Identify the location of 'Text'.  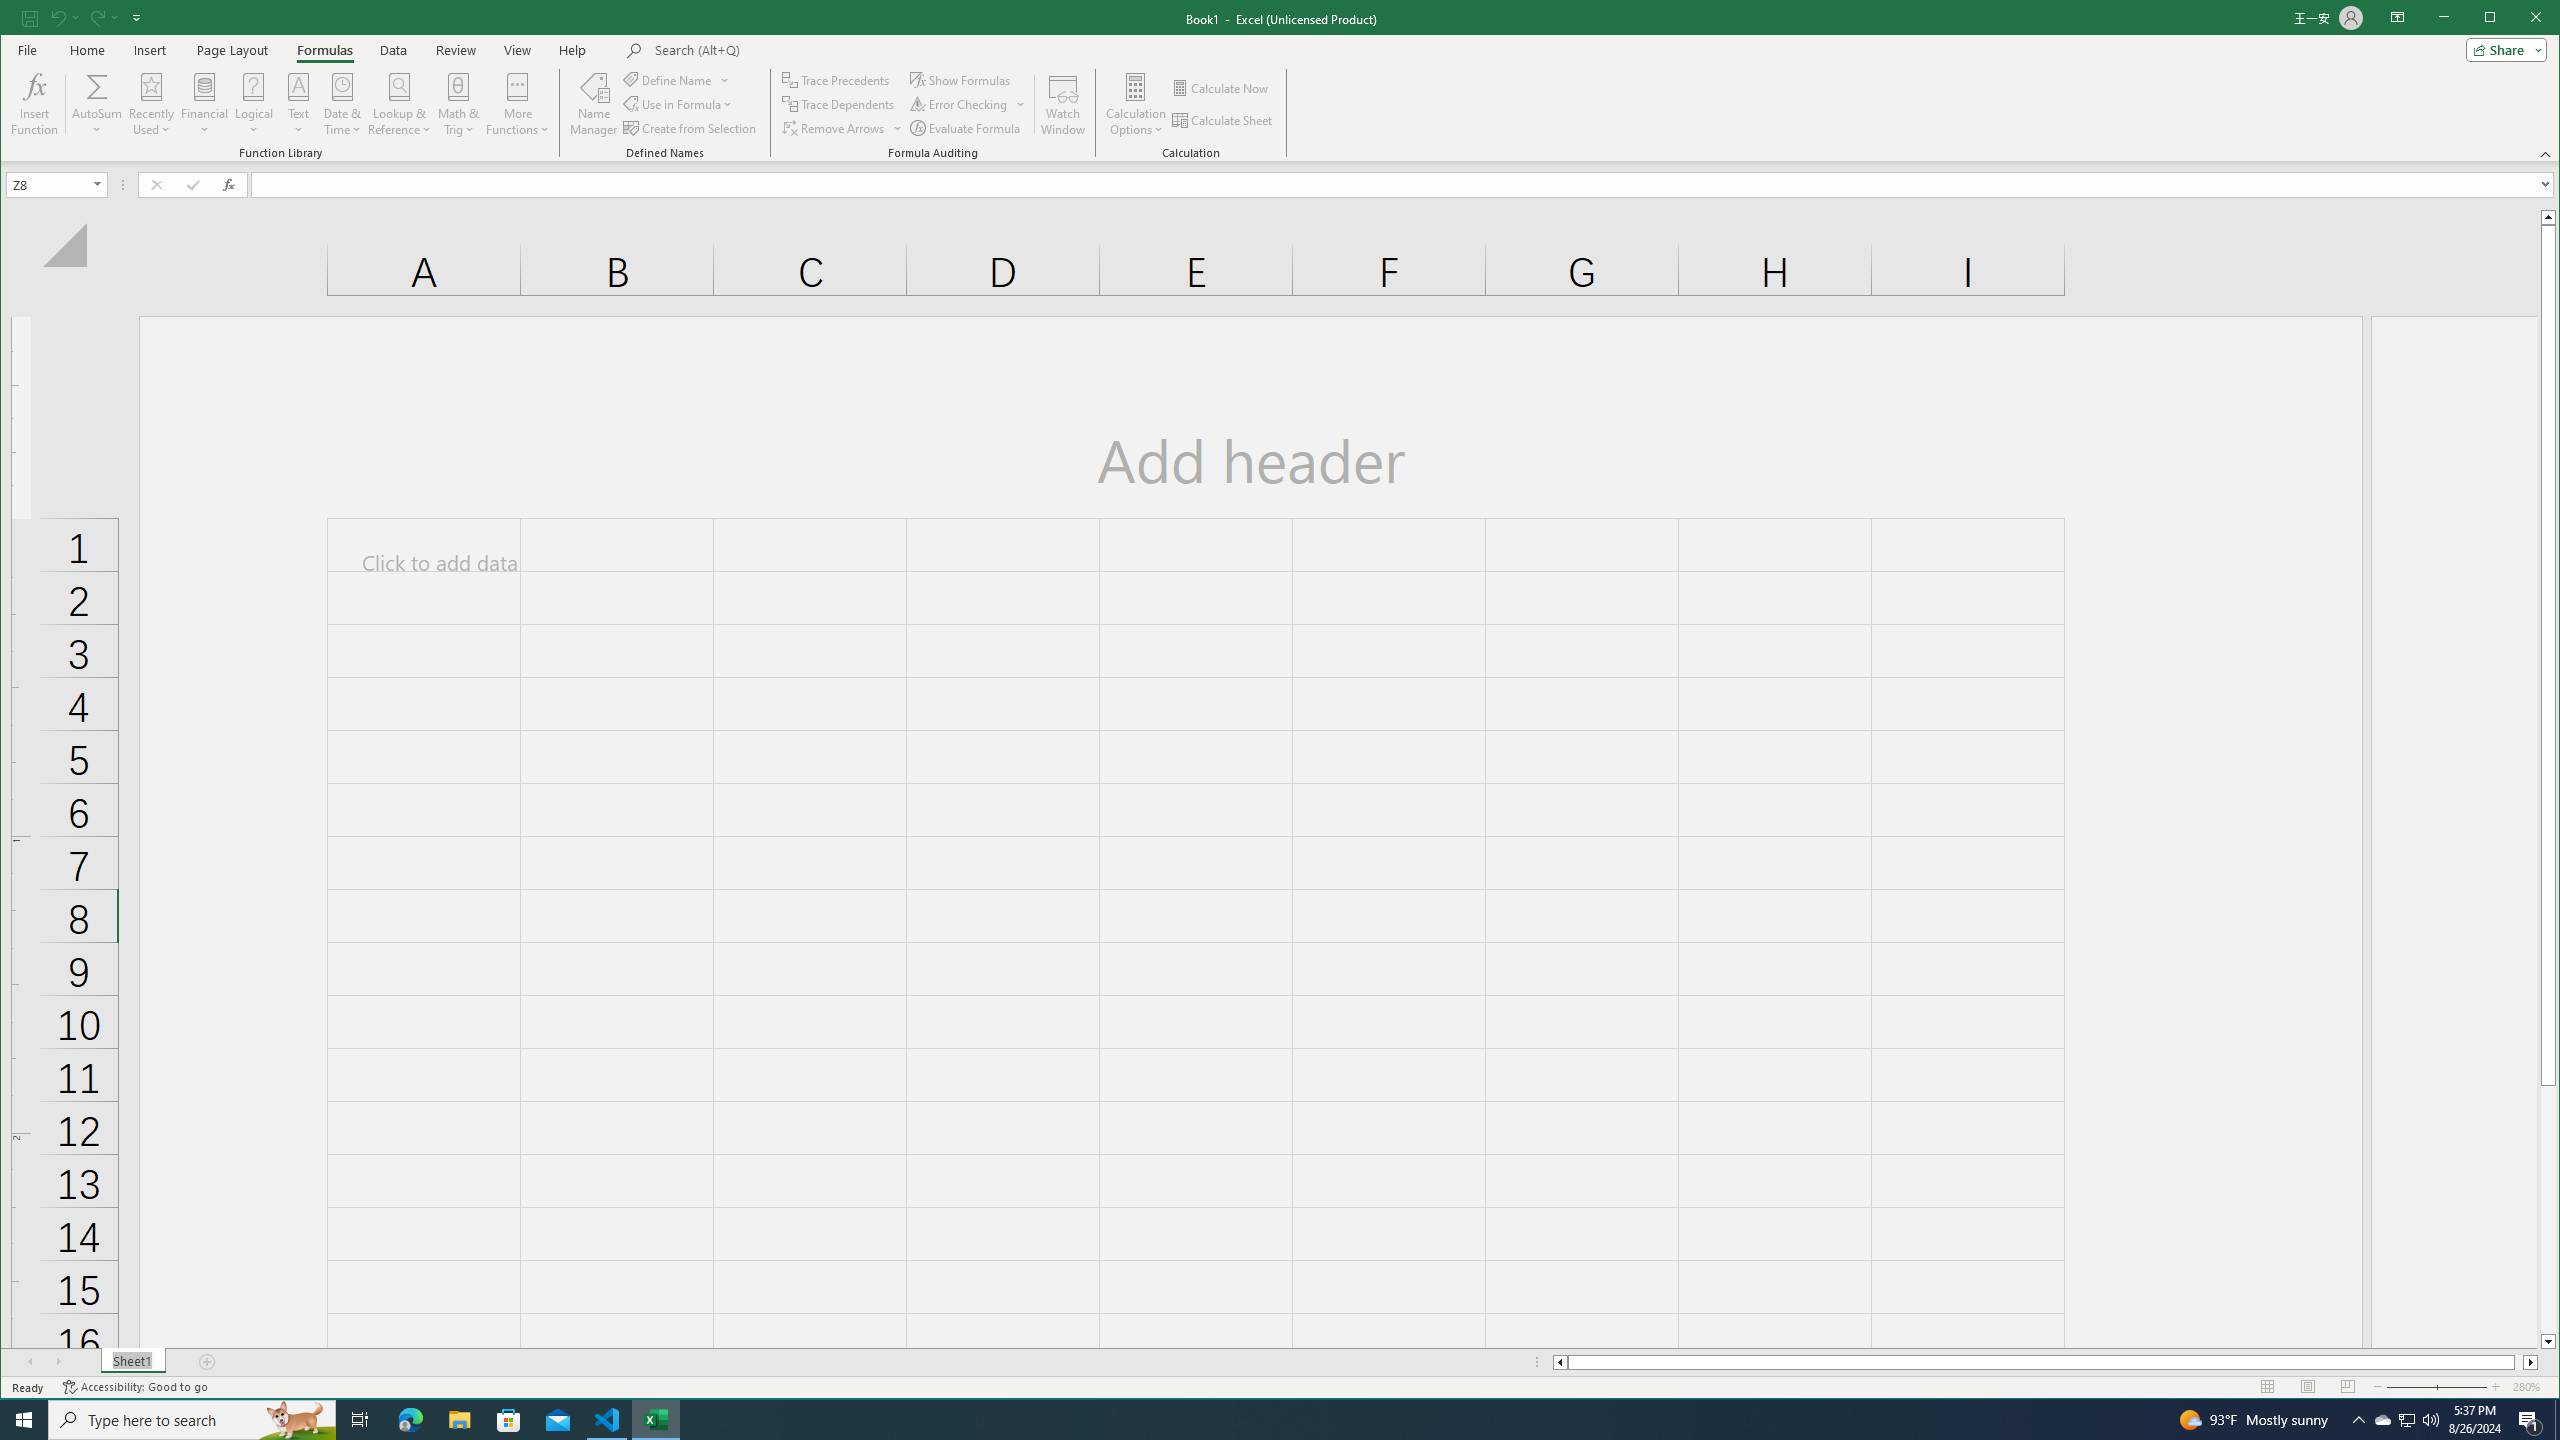
(298, 103).